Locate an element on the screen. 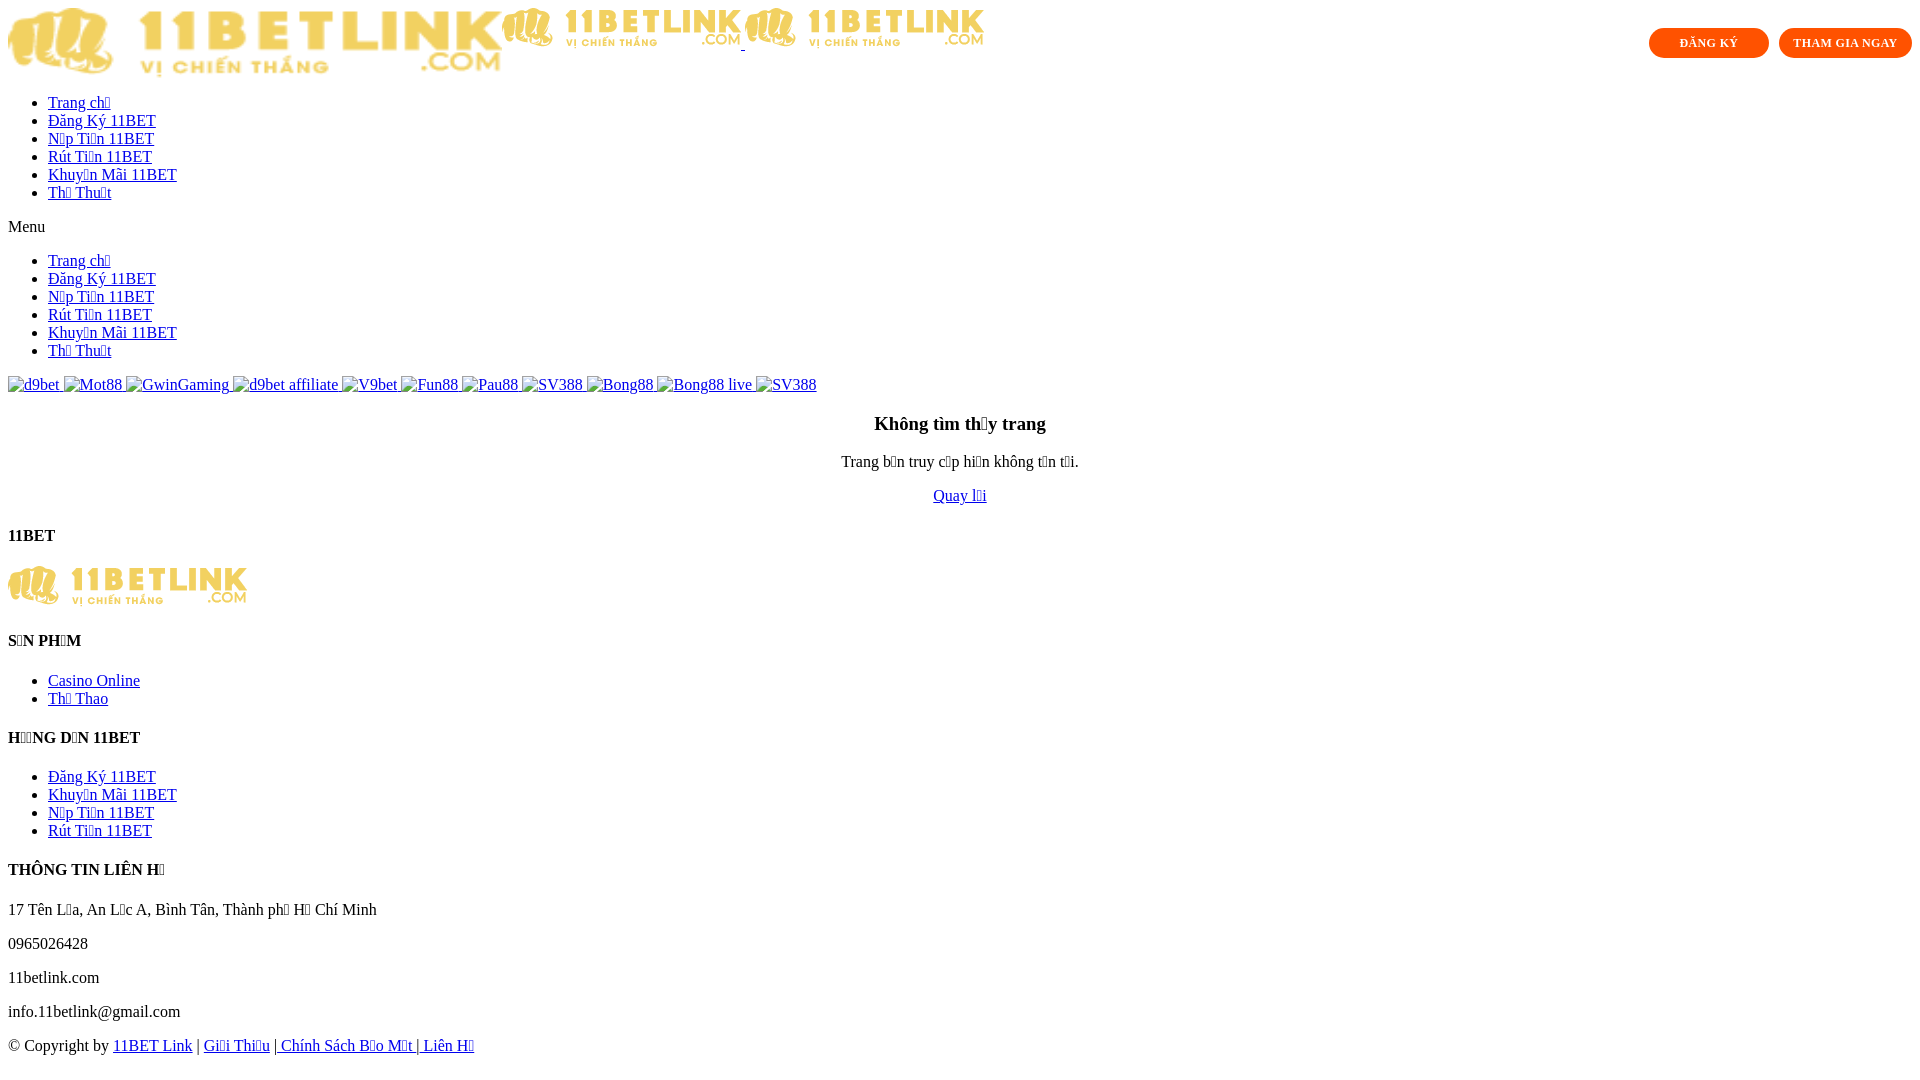  'Mot88' is located at coordinates (94, 384).